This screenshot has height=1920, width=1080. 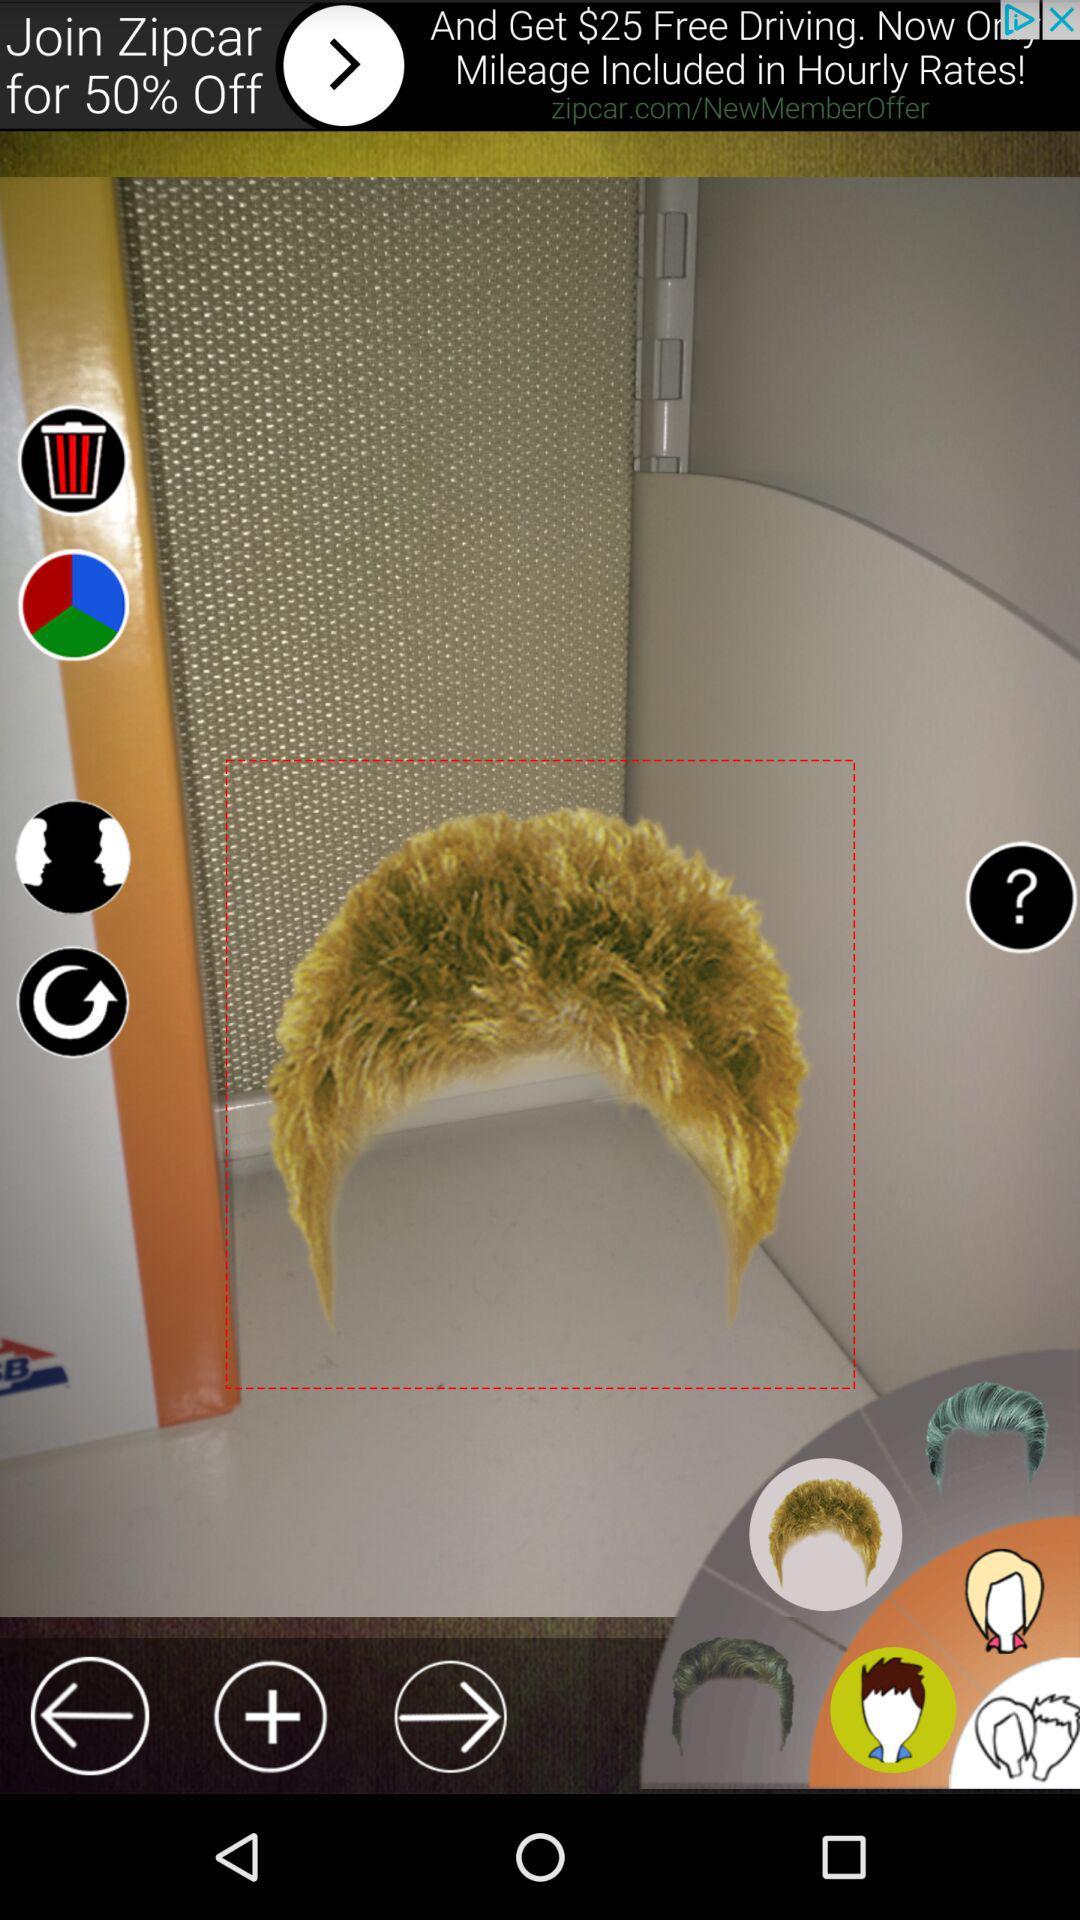 What do you see at coordinates (1020, 896) in the screenshot?
I see `get help` at bounding box center [1020, 896].